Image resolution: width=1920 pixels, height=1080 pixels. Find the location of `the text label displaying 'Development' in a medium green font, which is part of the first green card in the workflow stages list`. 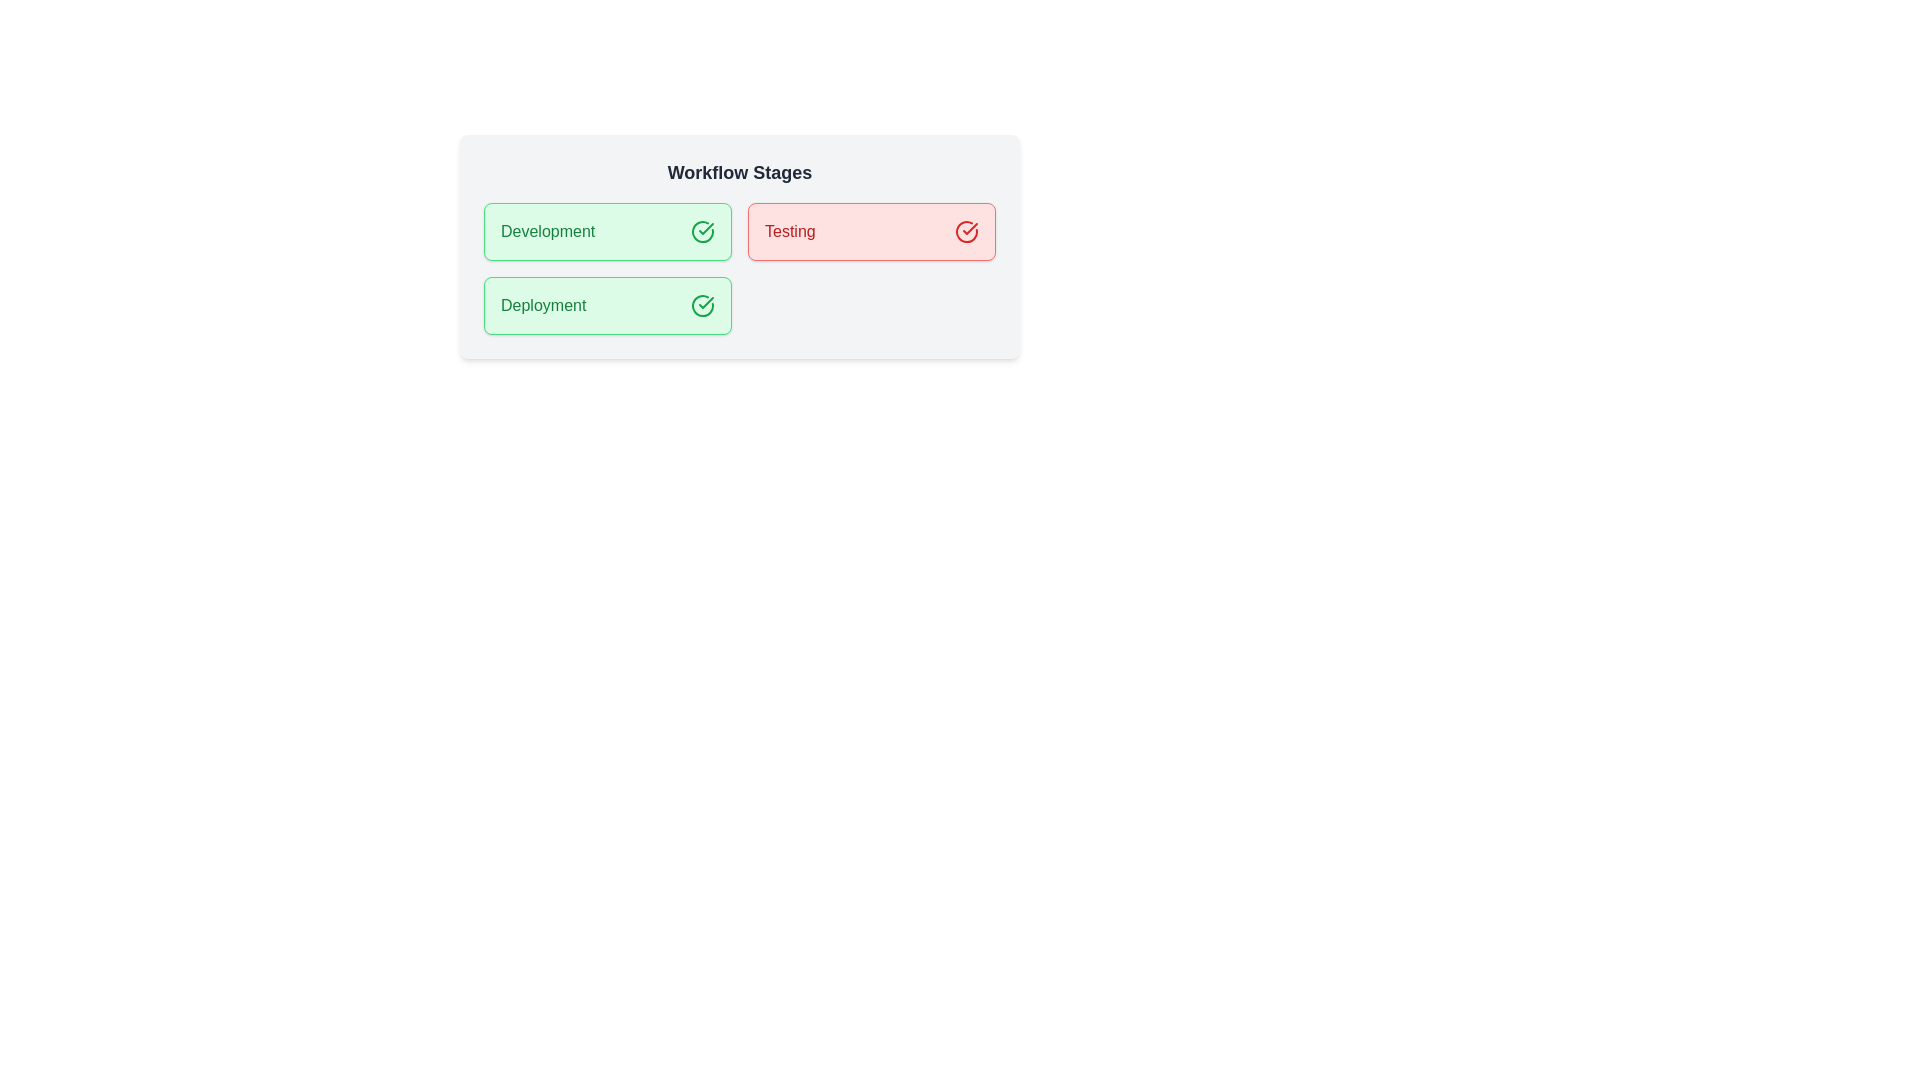

the text label displaying 'Development' in a medium green font, which is part of the first green card in the workflow stages list is located at coordinates (548, 230).